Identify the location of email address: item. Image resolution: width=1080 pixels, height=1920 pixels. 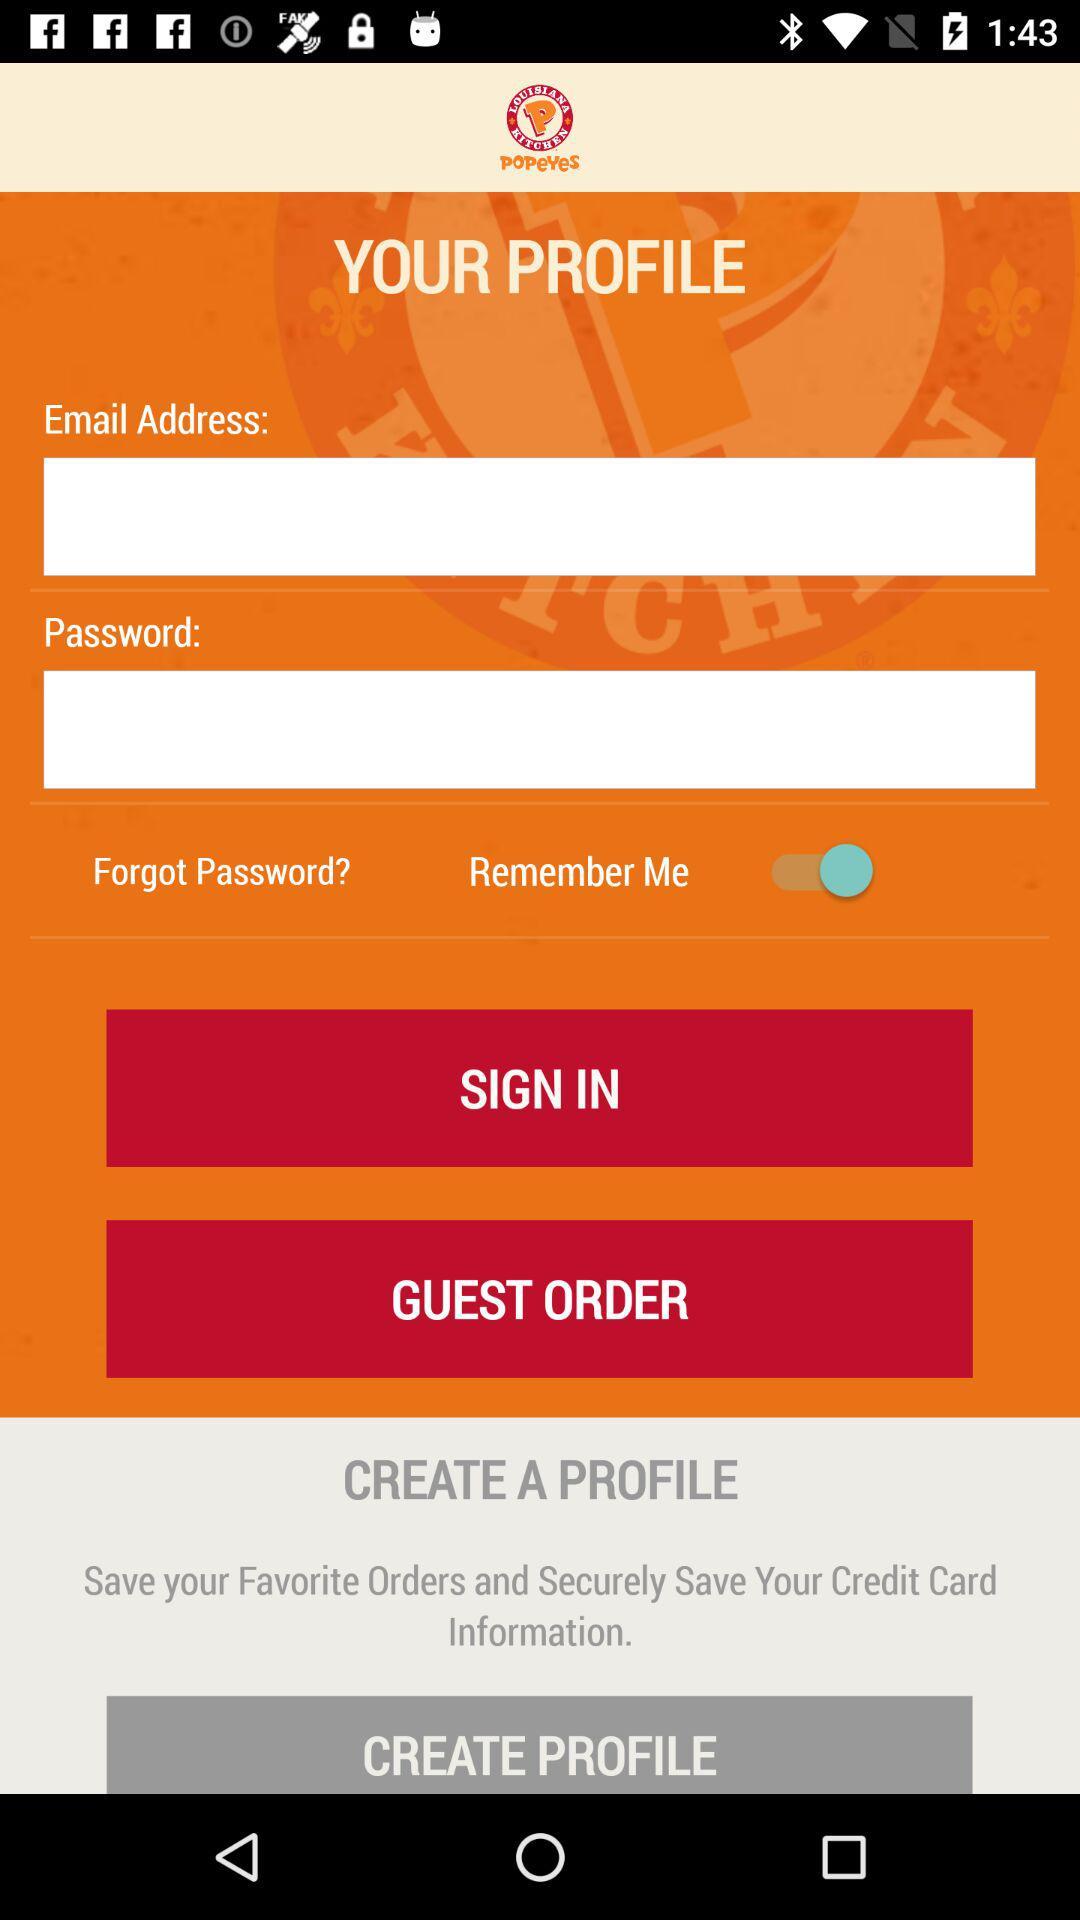
(160, 417).